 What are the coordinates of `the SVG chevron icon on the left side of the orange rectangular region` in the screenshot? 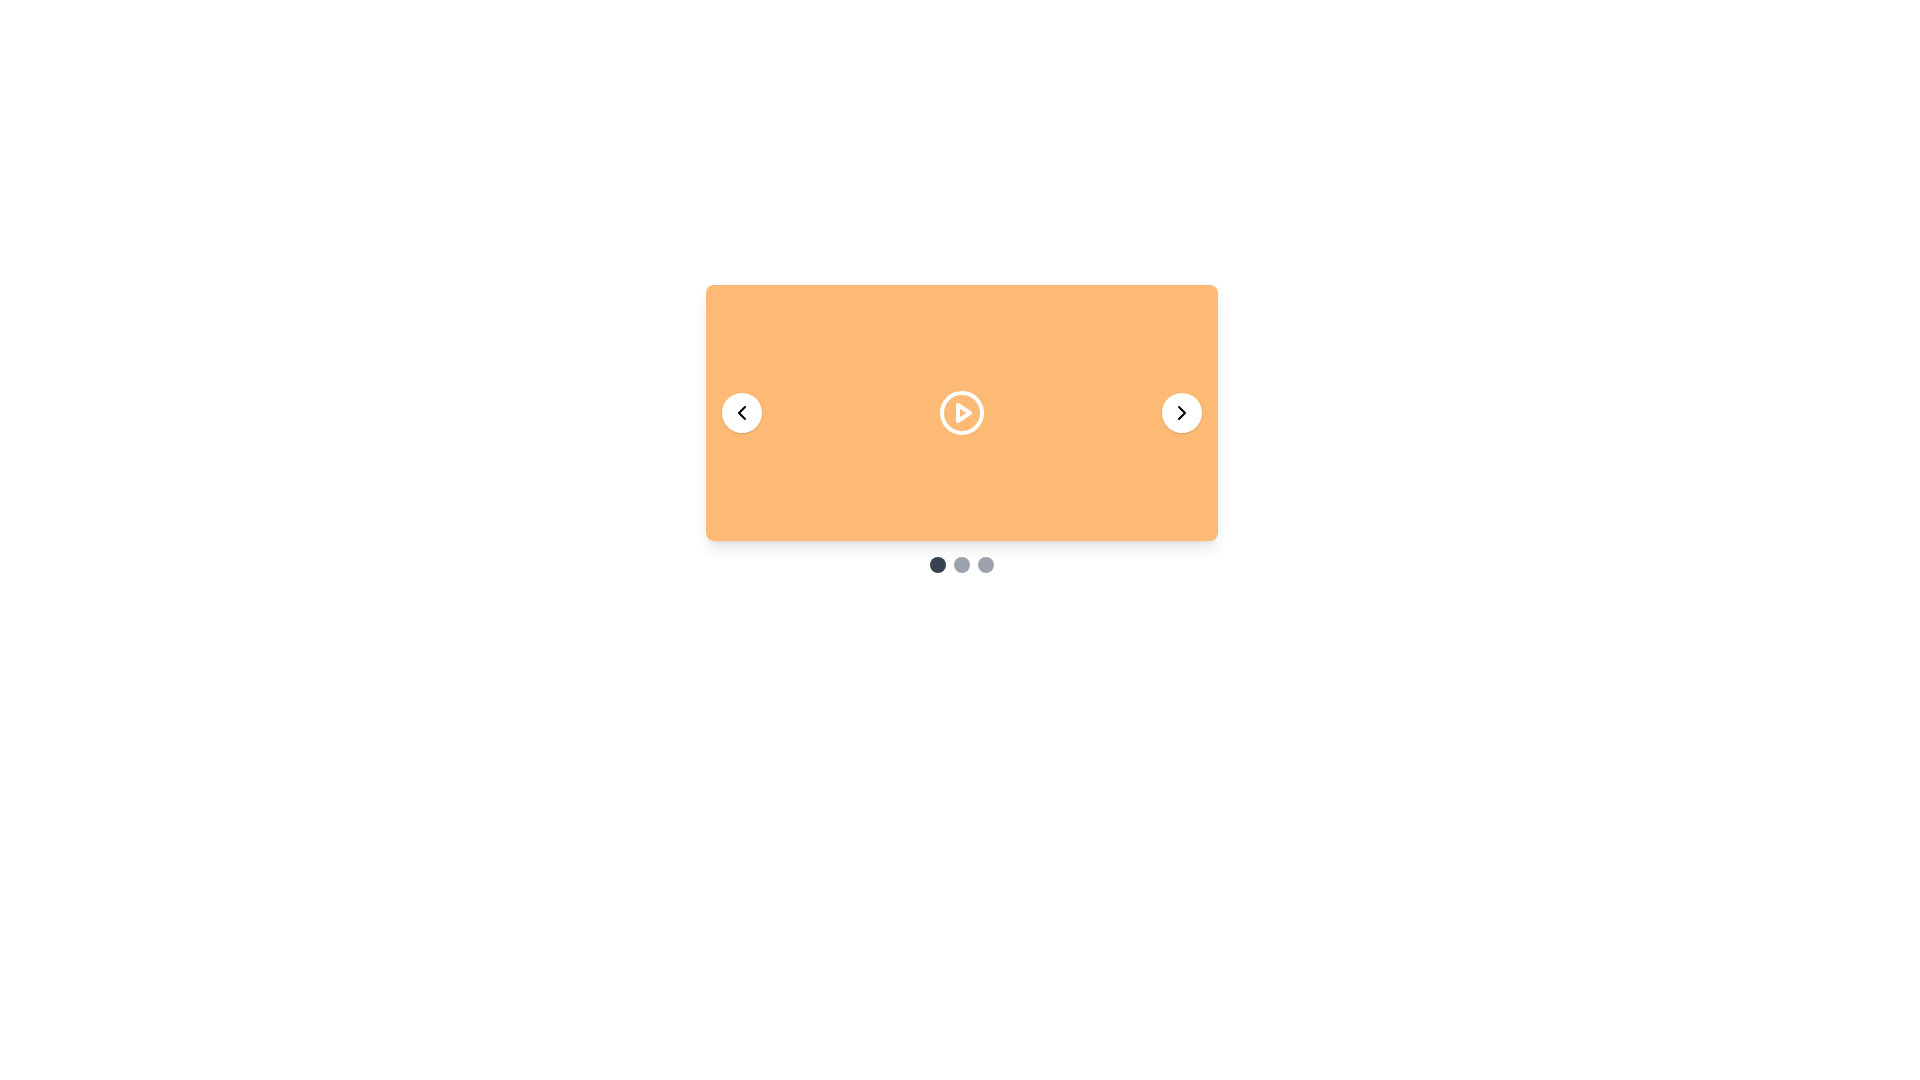 It's located at (741, 411).